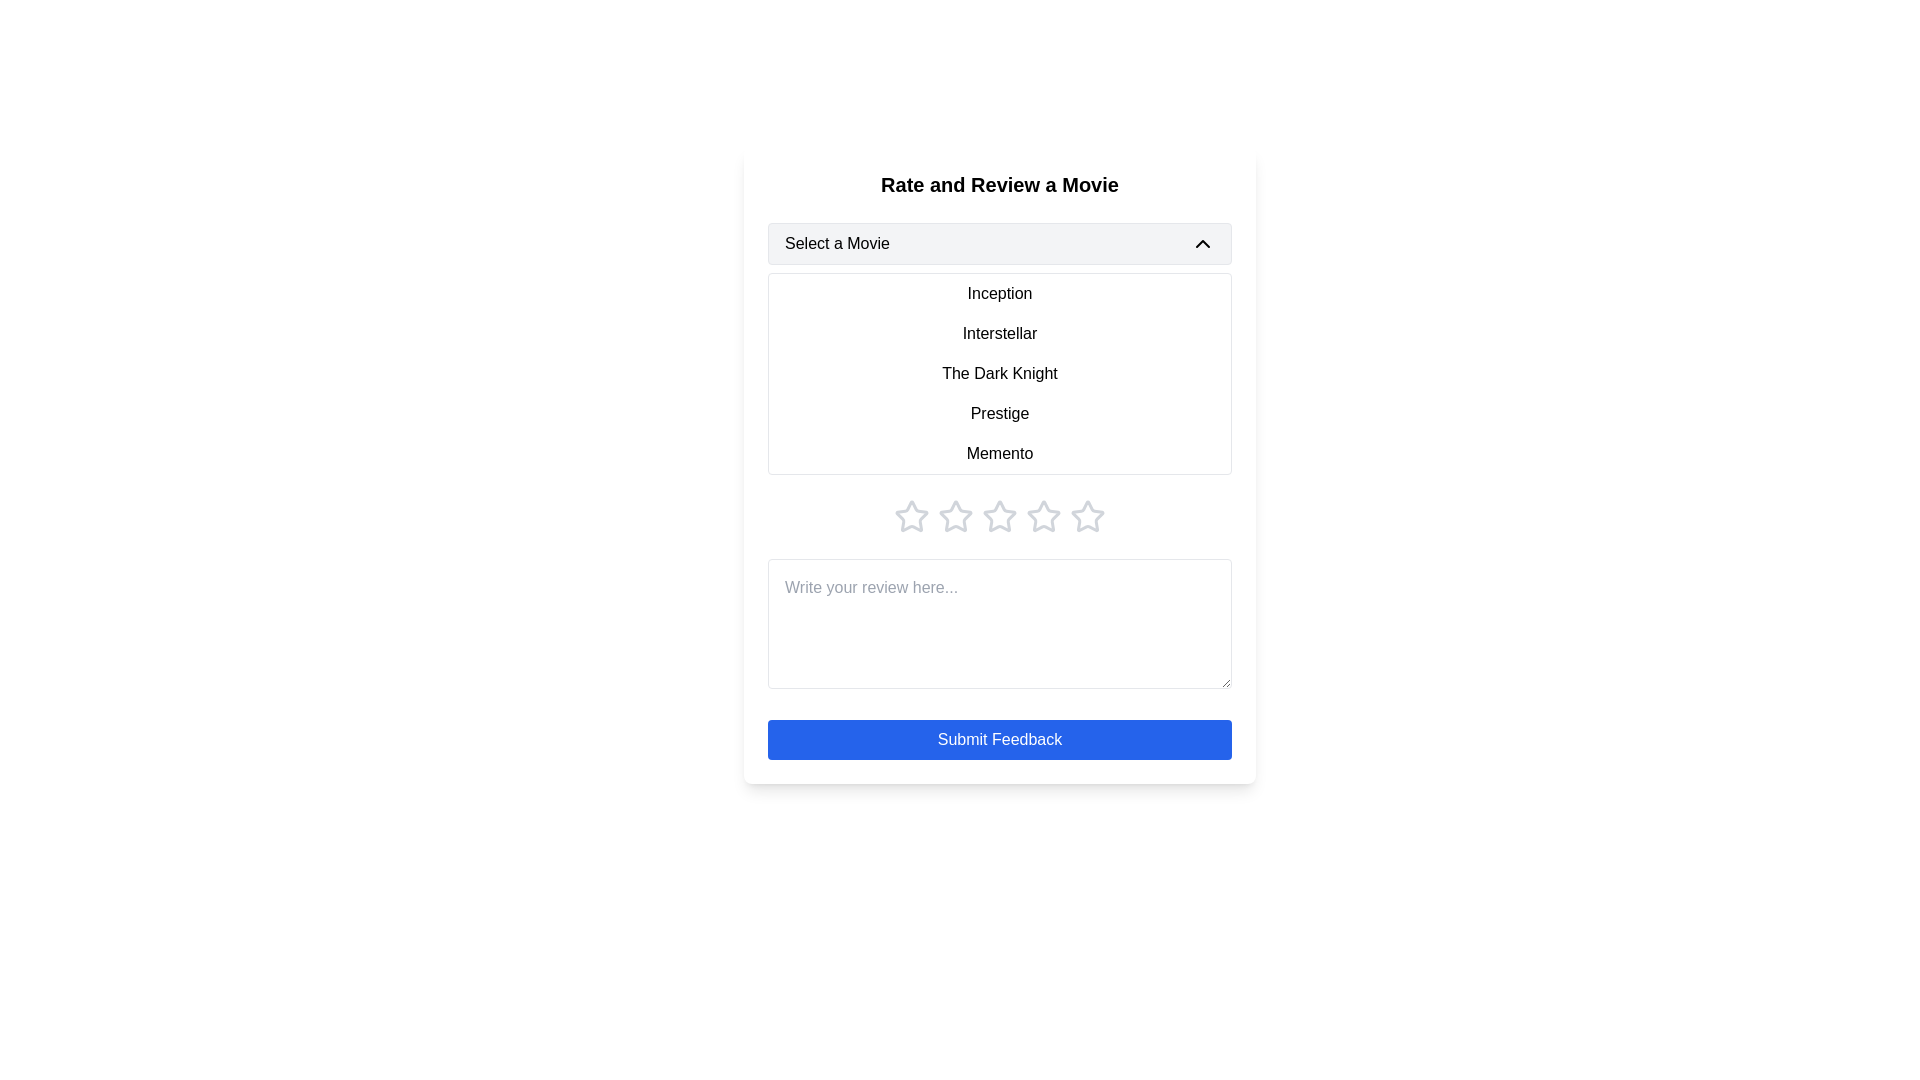  I want to click on to select the third star icon in a horizontal row of five, which is styled in gray and appears unselected, for rating, so click(954, 515).